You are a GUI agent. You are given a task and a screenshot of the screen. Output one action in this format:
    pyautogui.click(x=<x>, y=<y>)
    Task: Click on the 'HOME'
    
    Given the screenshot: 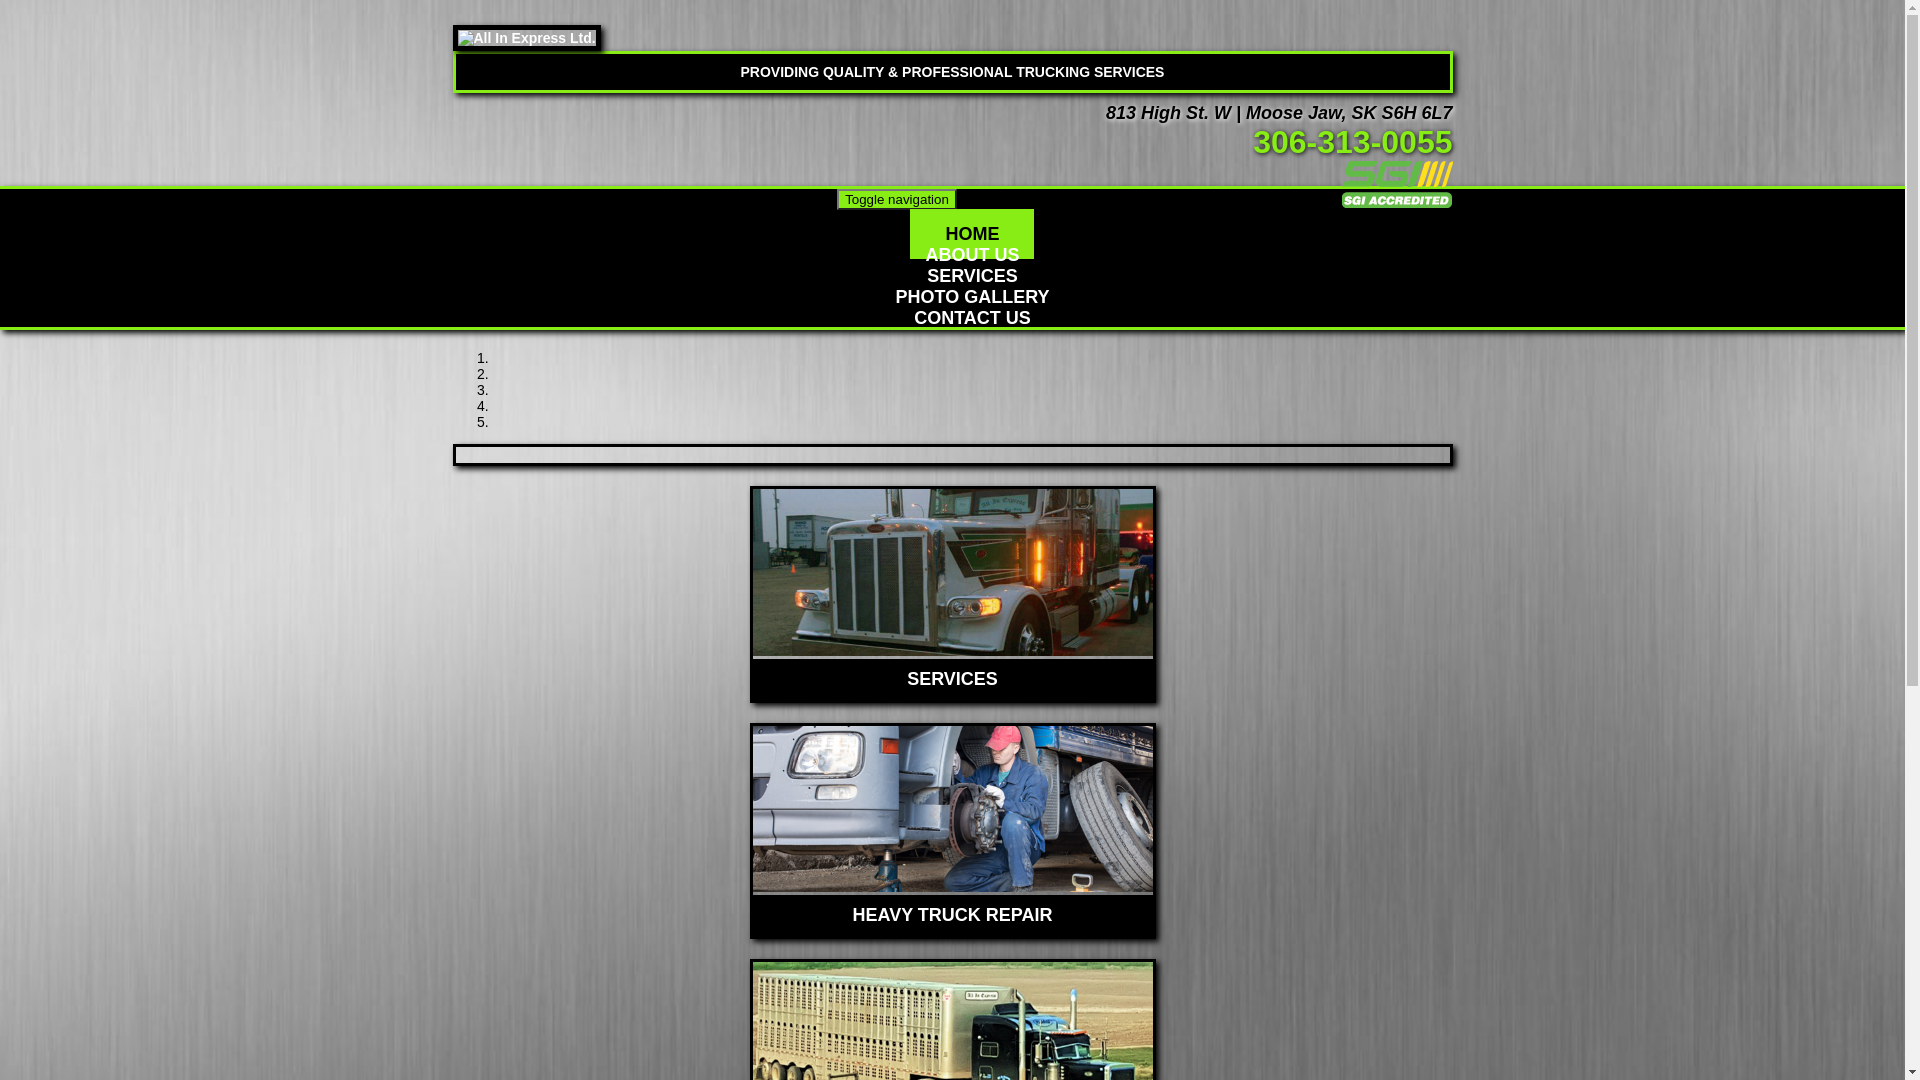 What is the action you would take?
    pyautogui.click(x=971, y=233)
    